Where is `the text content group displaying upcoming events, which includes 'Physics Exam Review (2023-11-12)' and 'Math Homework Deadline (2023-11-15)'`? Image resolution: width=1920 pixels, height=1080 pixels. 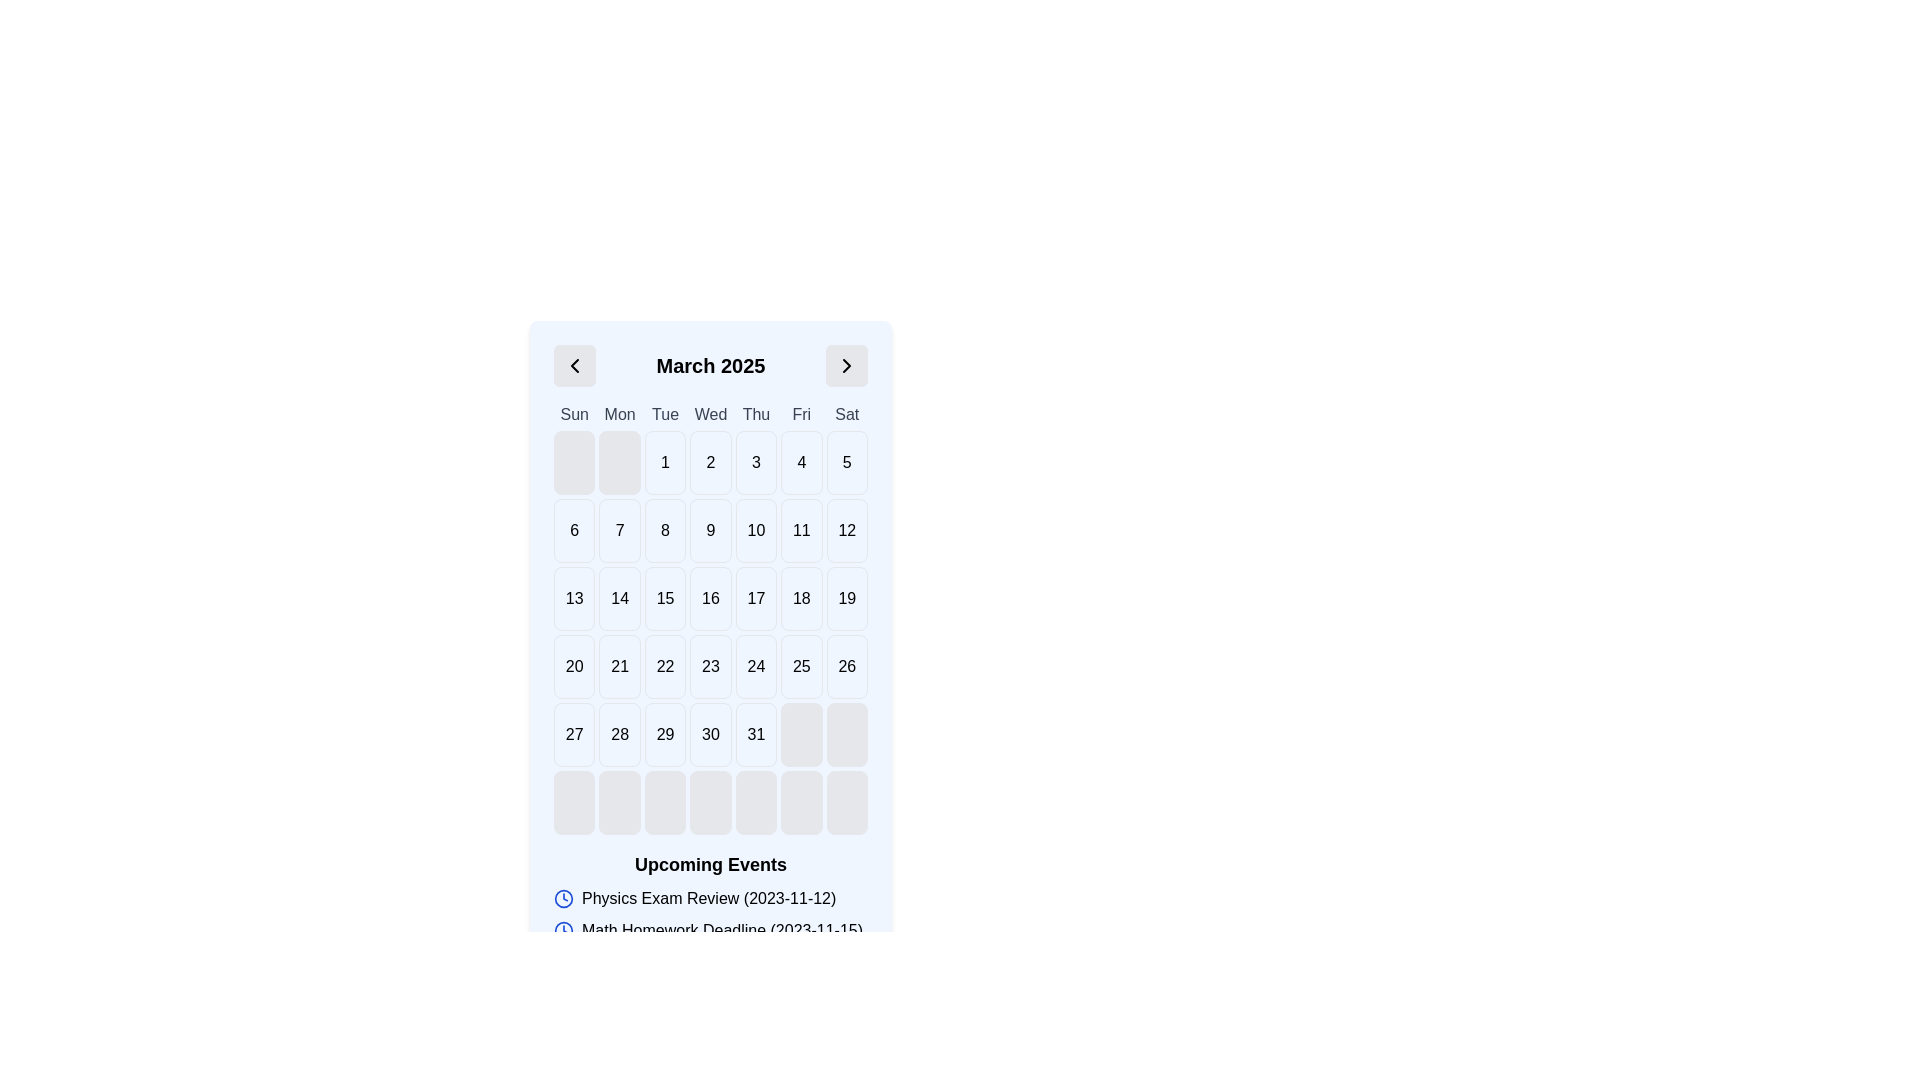
the text content group displaying upcoming events, which includes 'Physics Exam Review (2023-11-12)' and 'Math Homework Deadline (2023-11-15)' is located at coordinates (710, 914).